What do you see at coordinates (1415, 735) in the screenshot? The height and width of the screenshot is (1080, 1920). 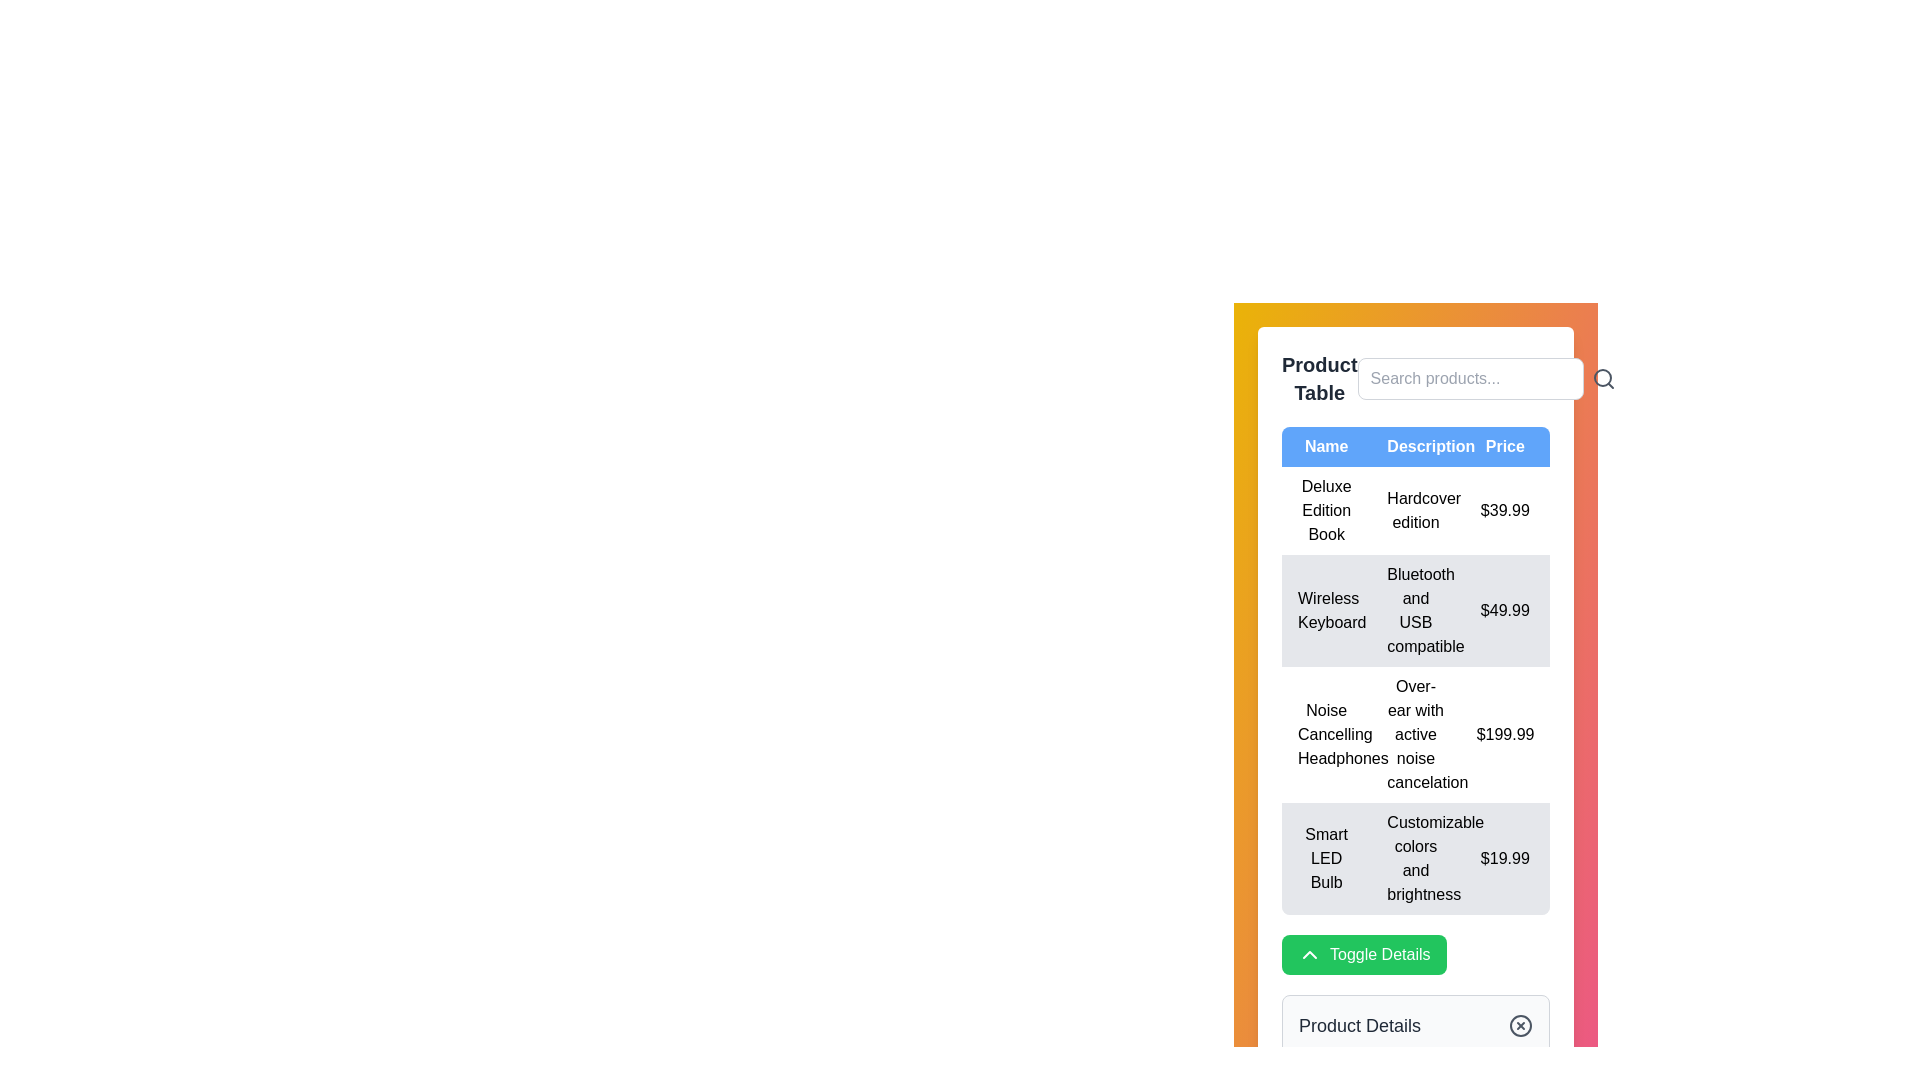 I see `the static text label displaying 'Over-ear with active noise cancelation' in the second column of the row for 'Noise Cancelling Headphones' within the table` at bounding box center [1415, 735].